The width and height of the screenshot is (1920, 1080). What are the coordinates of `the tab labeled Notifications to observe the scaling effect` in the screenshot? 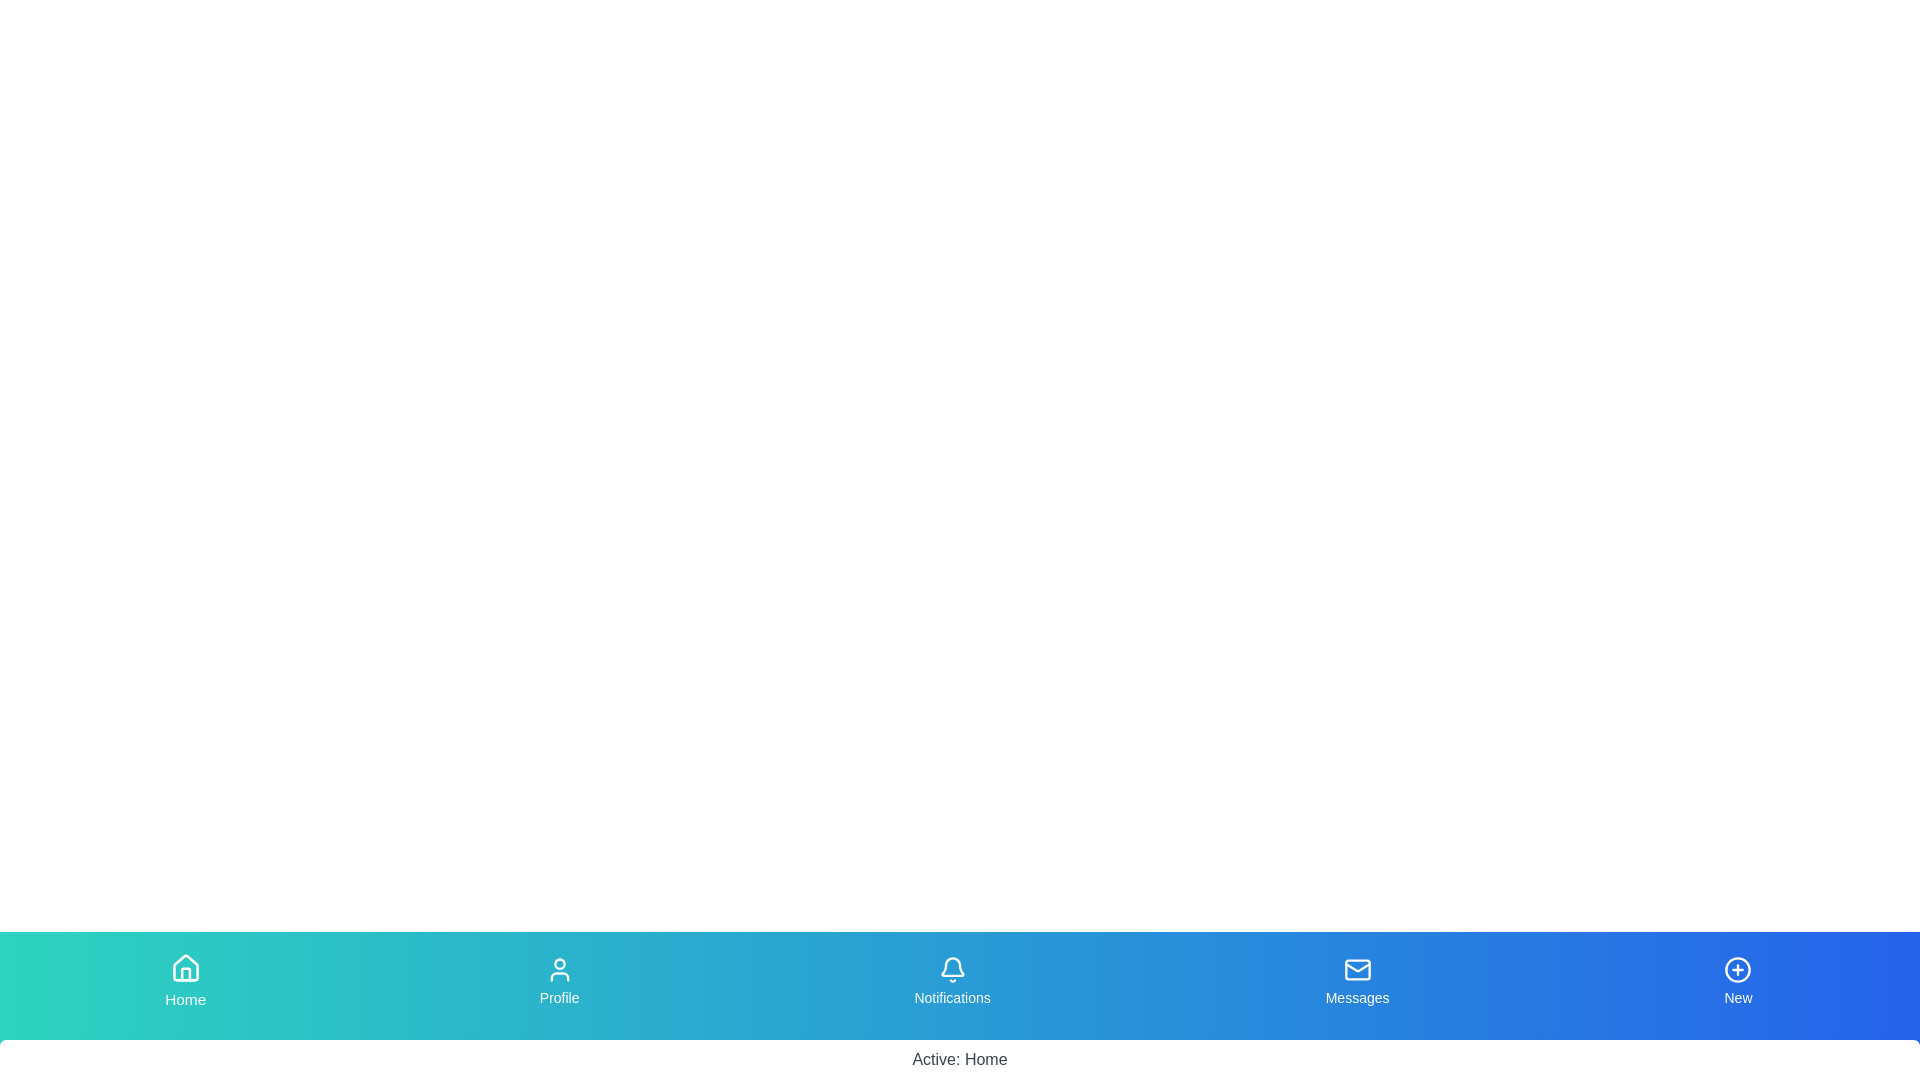 It's located at (950, 981).